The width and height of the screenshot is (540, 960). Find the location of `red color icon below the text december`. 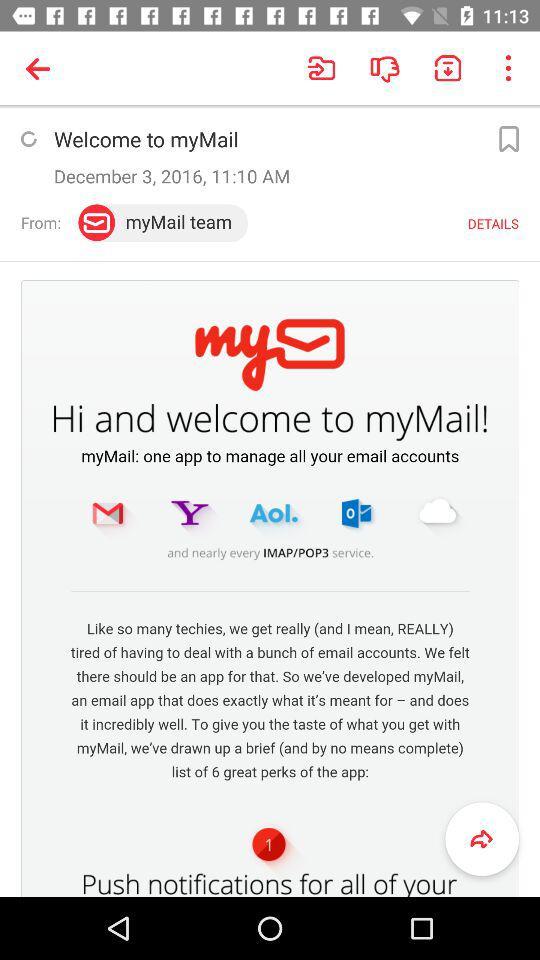

red color icon below the text december is located at coordinates (95, 222).